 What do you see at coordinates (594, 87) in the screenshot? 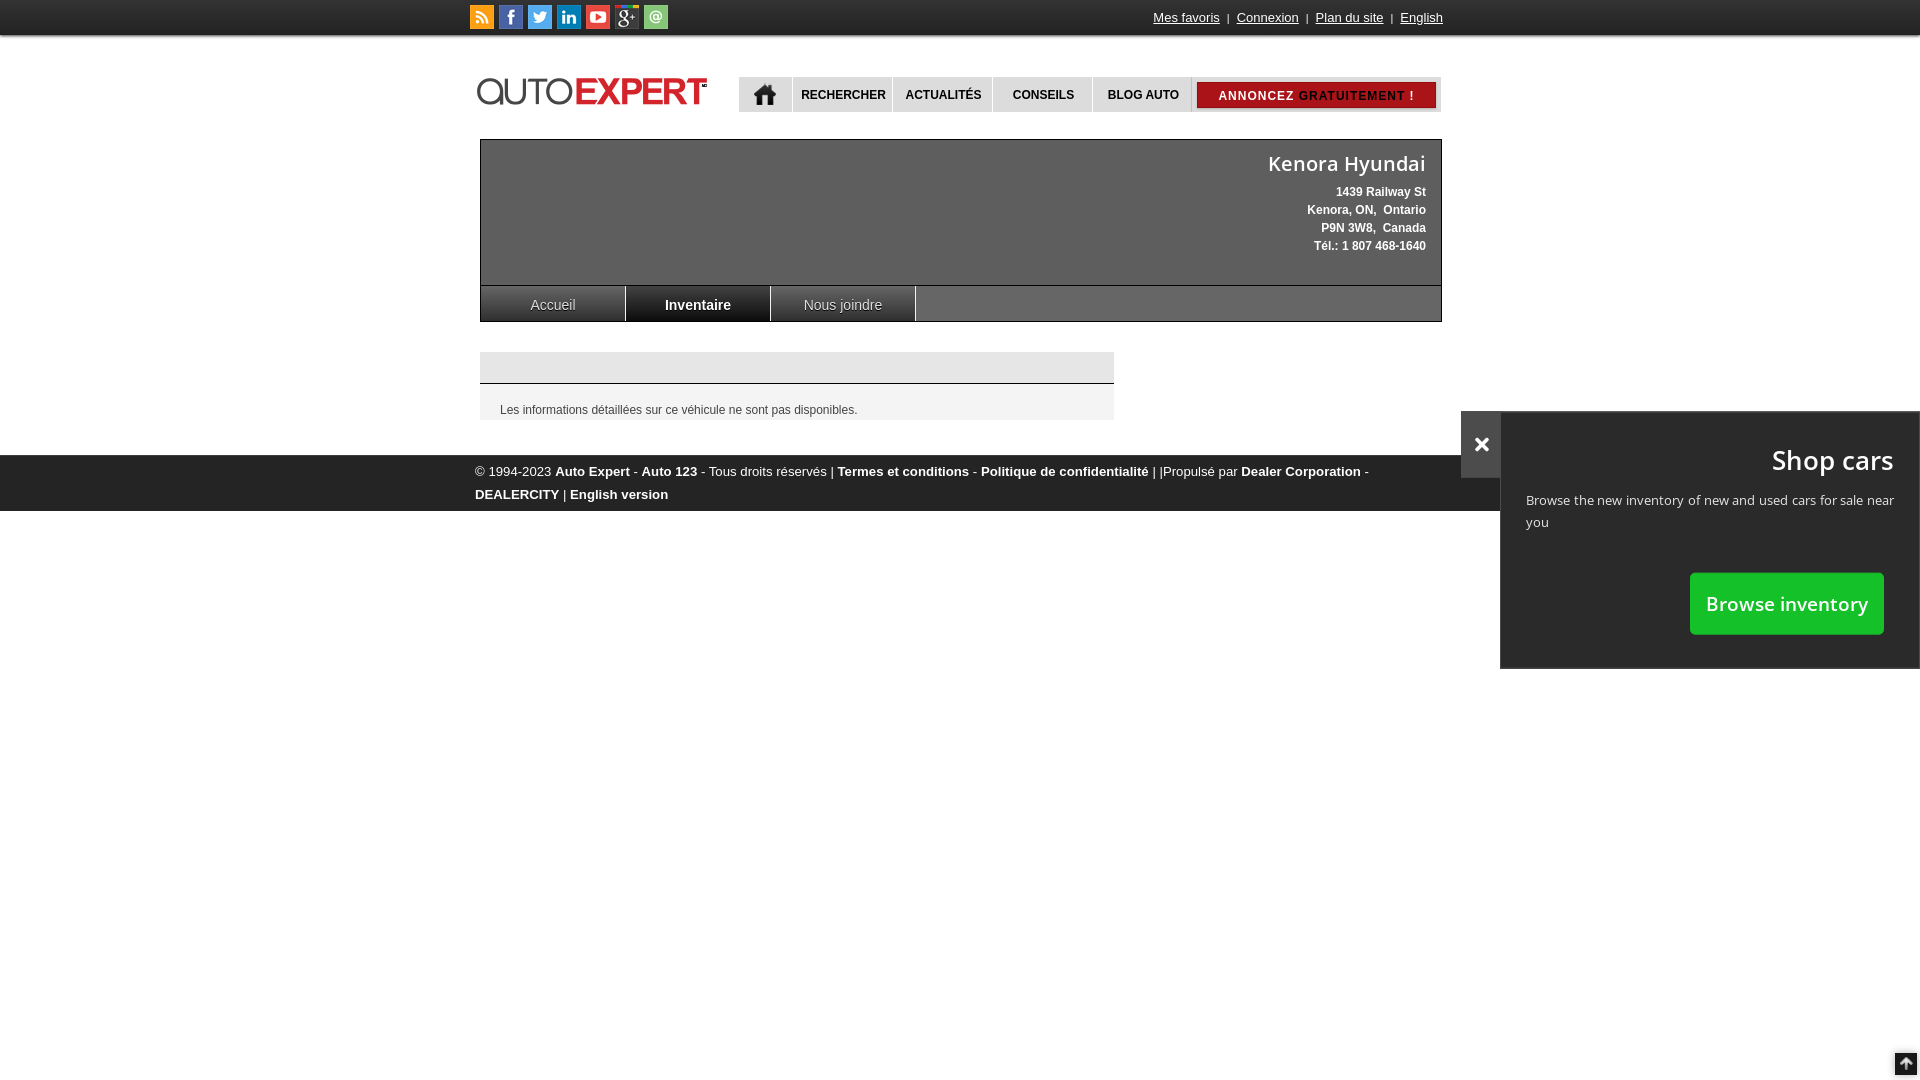
I see `'autoExpert.ca'` at bounding box center [594, 87].